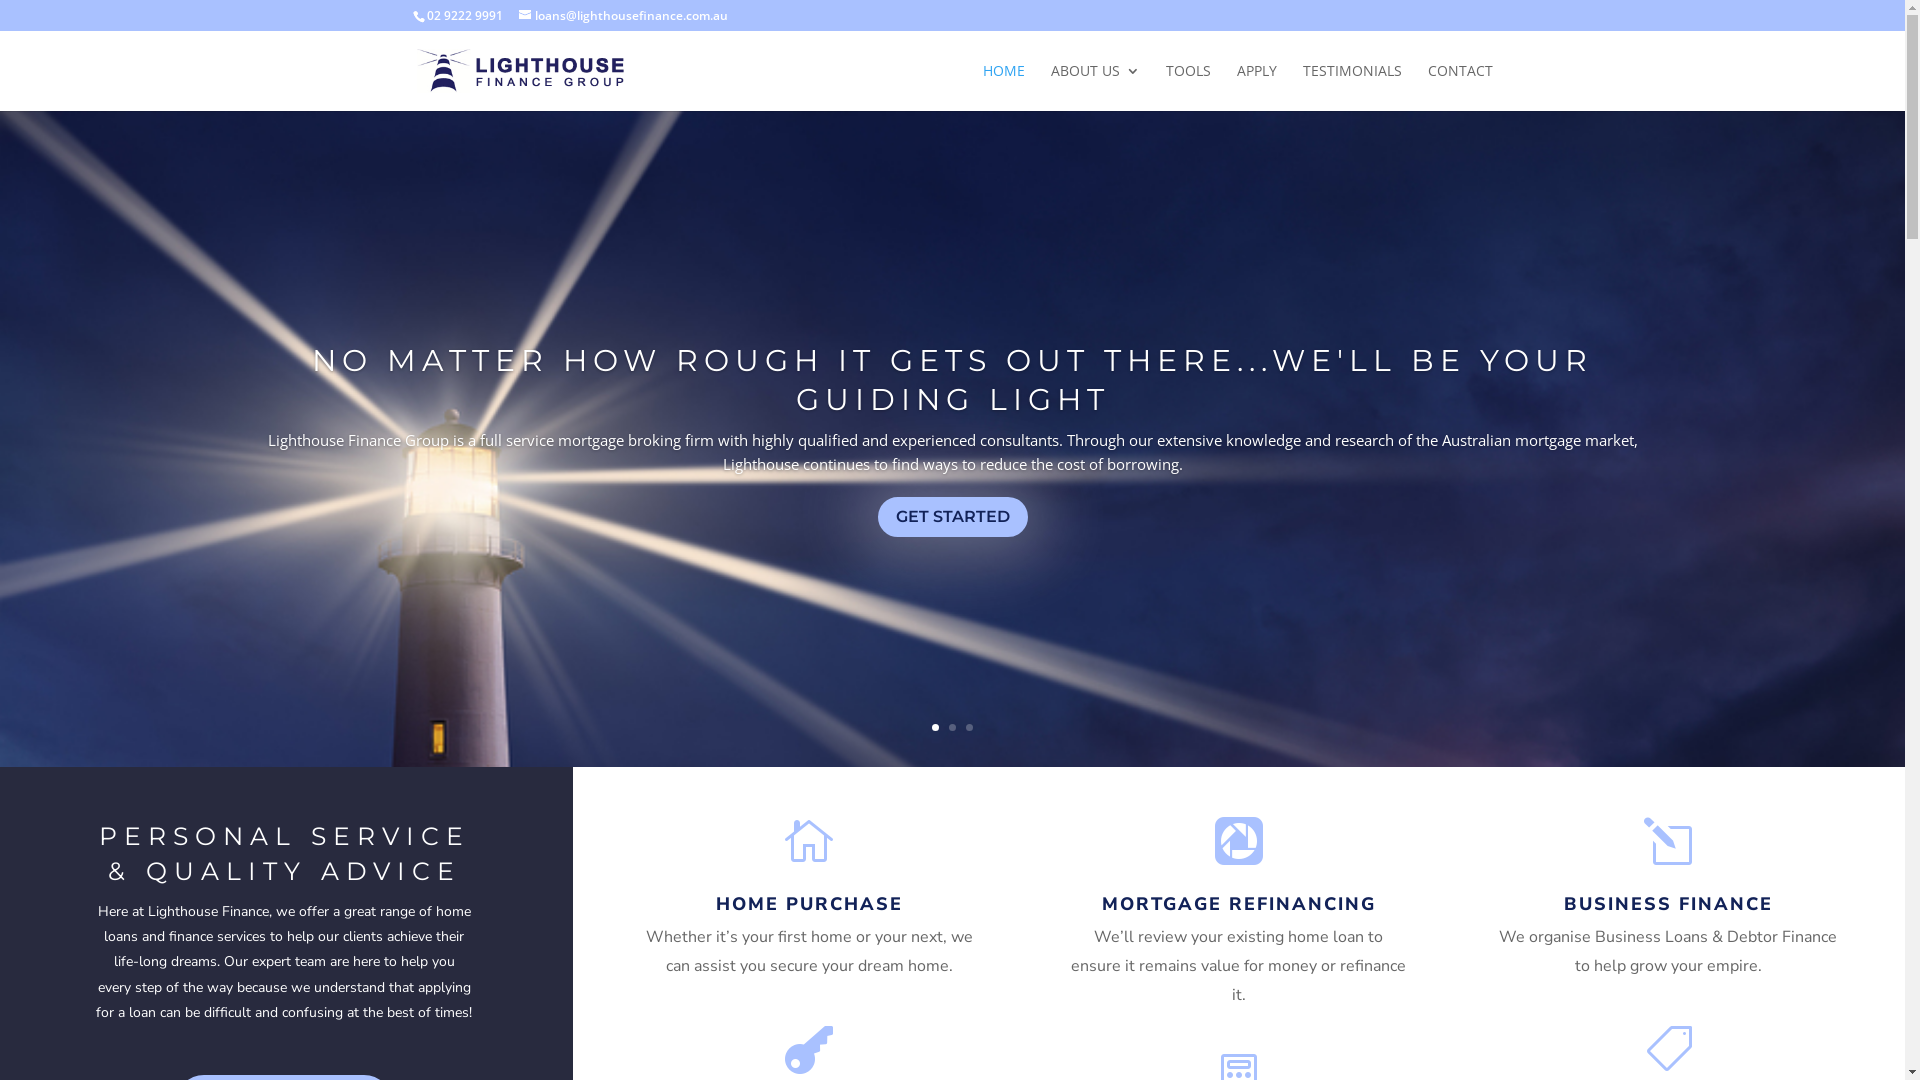  What do you see at coordinates (965, 727) in the screenshot?
I see `'3'` at bounding box center [965, 727].